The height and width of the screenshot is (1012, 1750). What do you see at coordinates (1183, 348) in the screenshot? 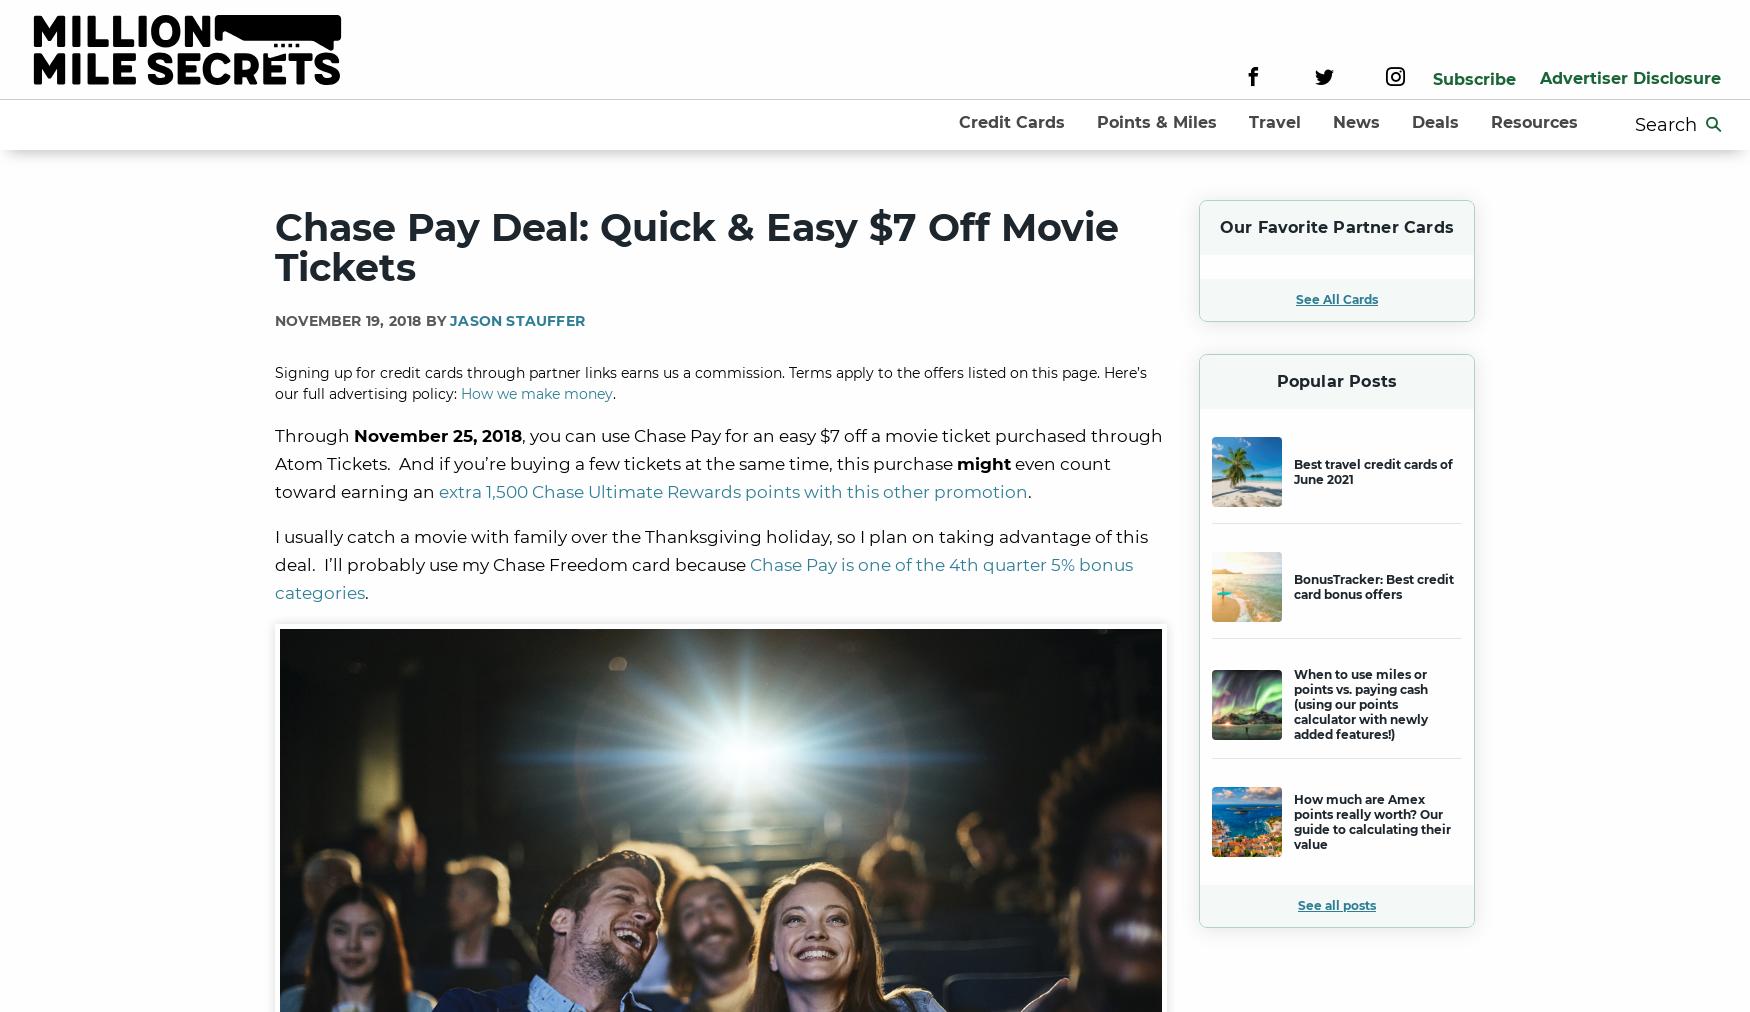
I see `'Redeem Points'` at bounding box center [1183, 348].